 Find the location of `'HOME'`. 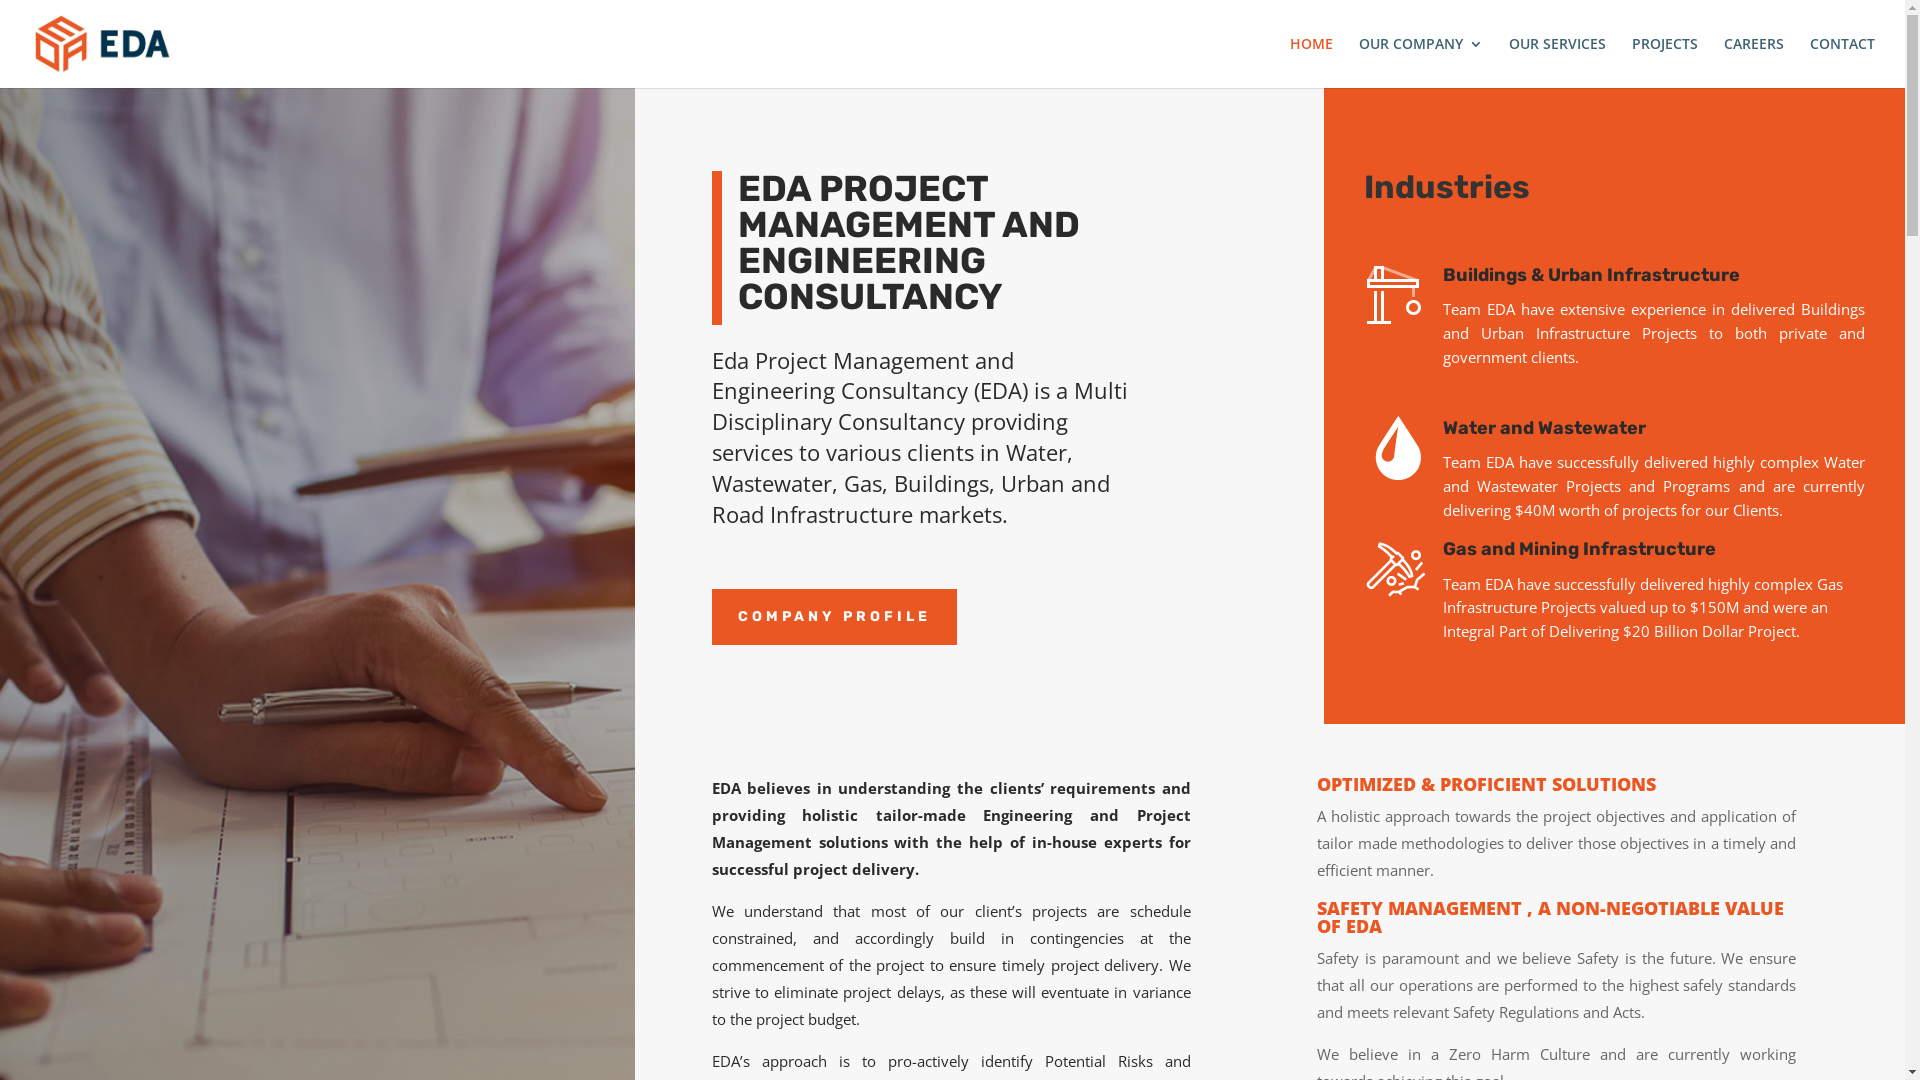

'HOME' is located at coordinates (1311, 61).